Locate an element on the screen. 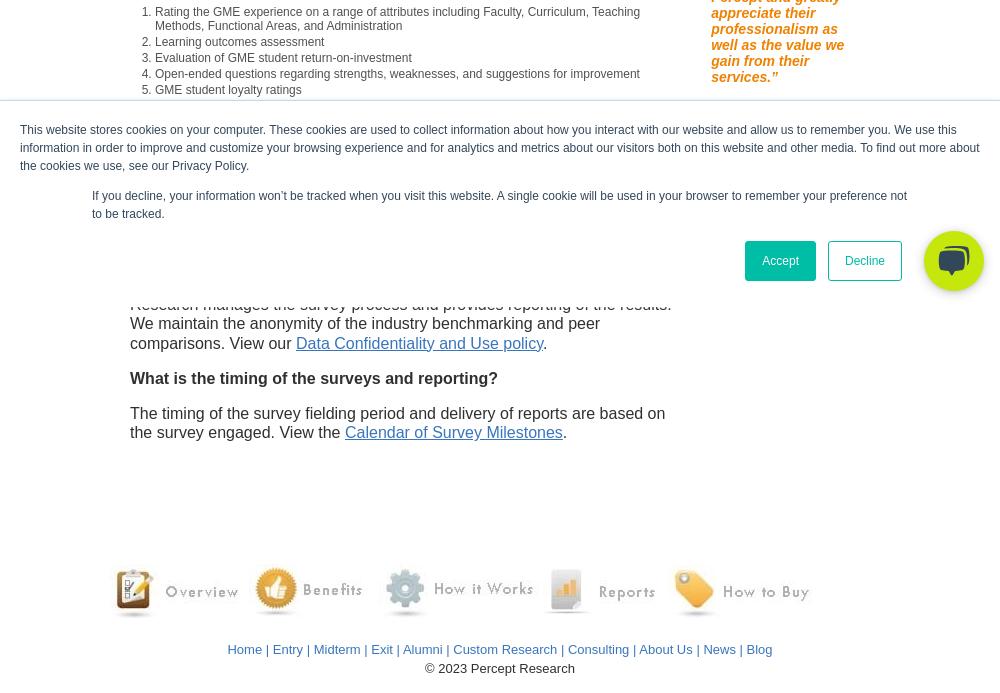  'Home' is located at coordinates (226, 647).